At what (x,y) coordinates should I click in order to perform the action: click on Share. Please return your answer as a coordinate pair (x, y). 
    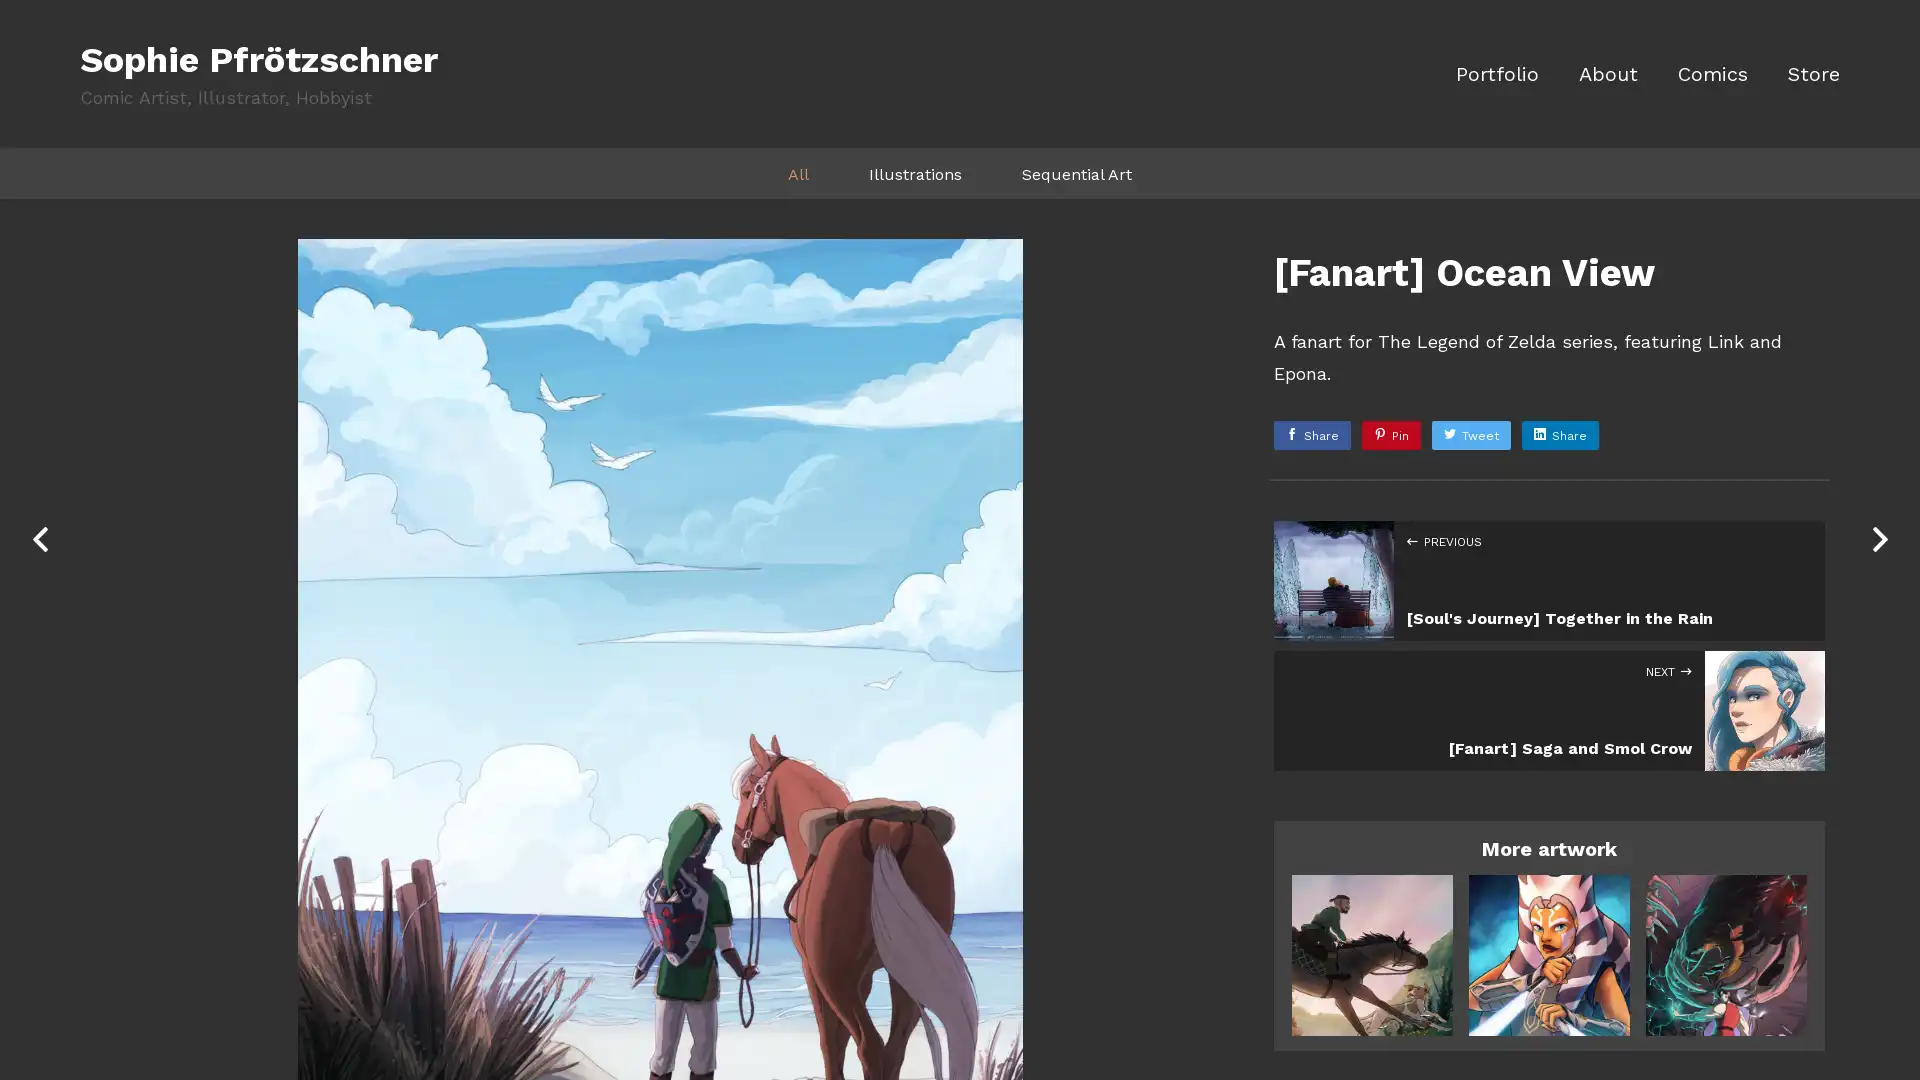
    Looking at the image, I should click on (1559, 434).